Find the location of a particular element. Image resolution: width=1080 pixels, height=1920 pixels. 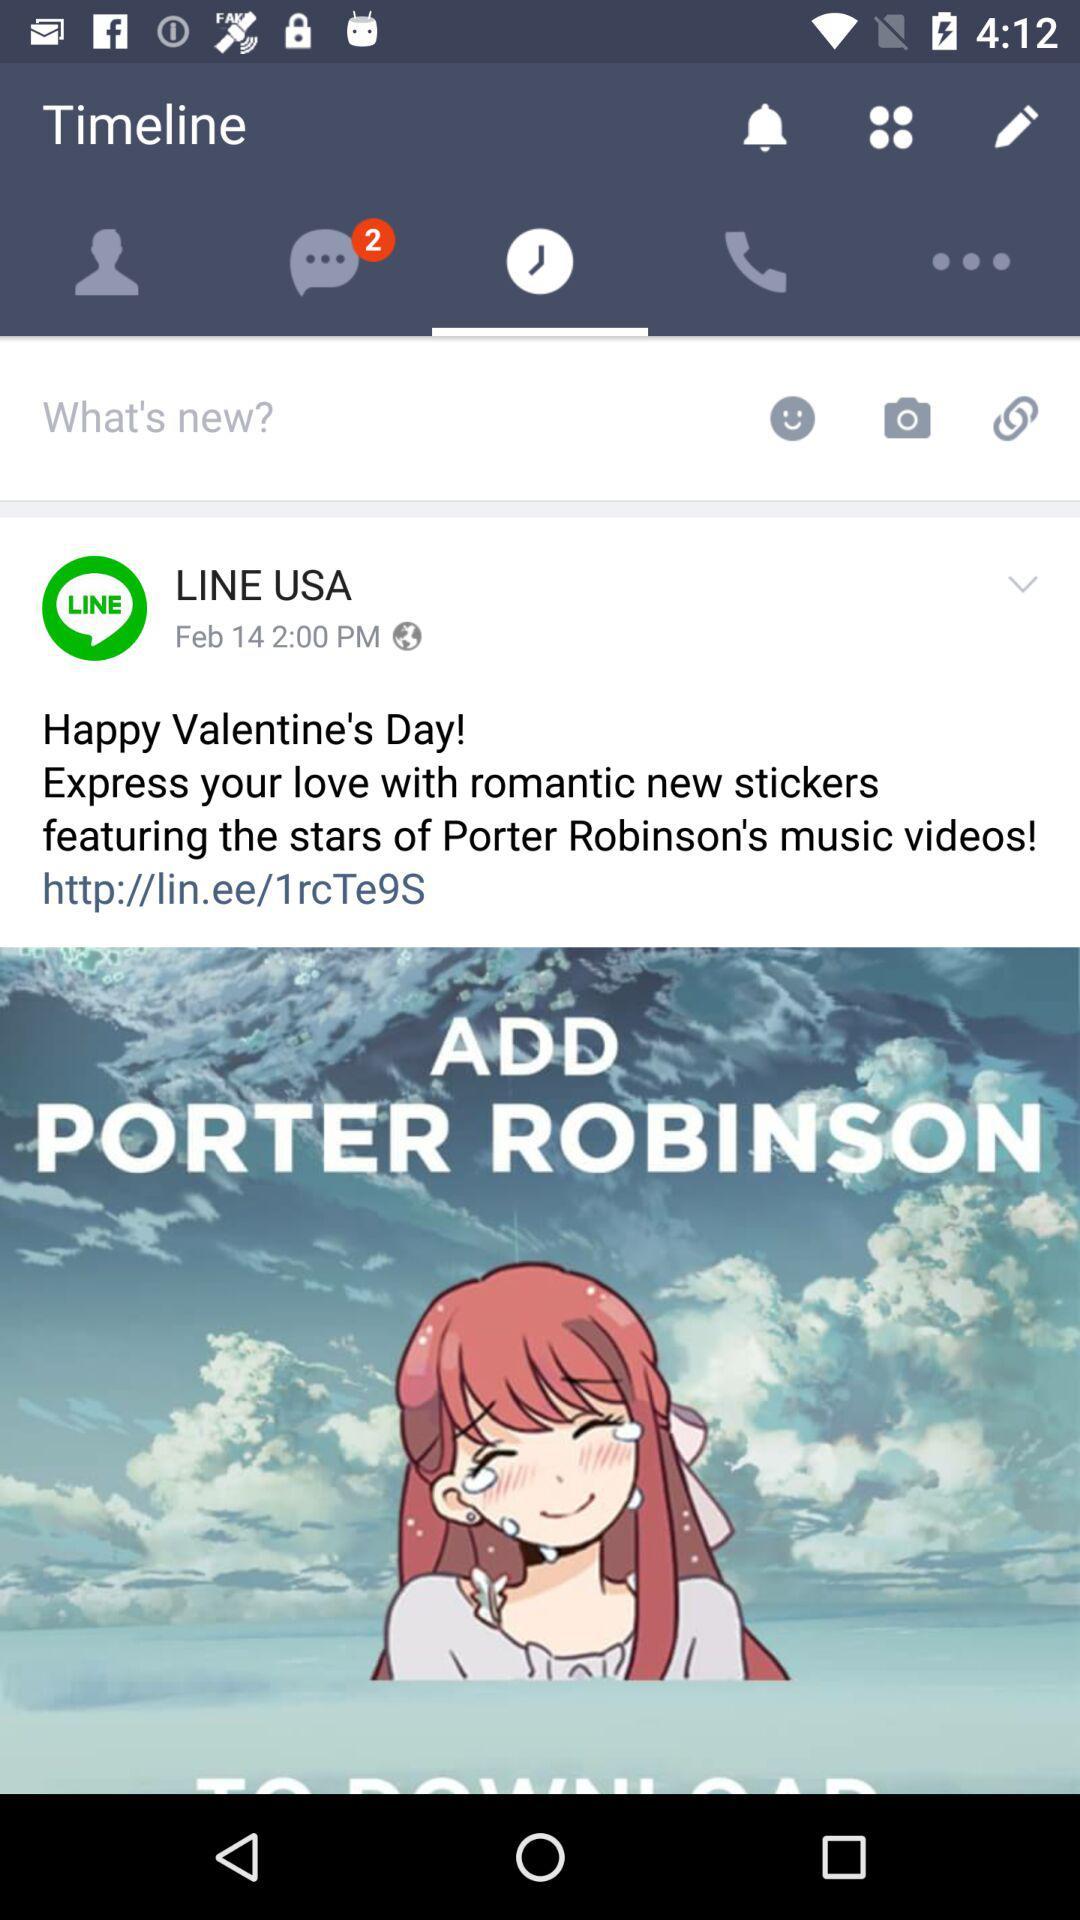

attach files icon next to camera icon on the top right corner of the page is located at coordinates (1022, 417).